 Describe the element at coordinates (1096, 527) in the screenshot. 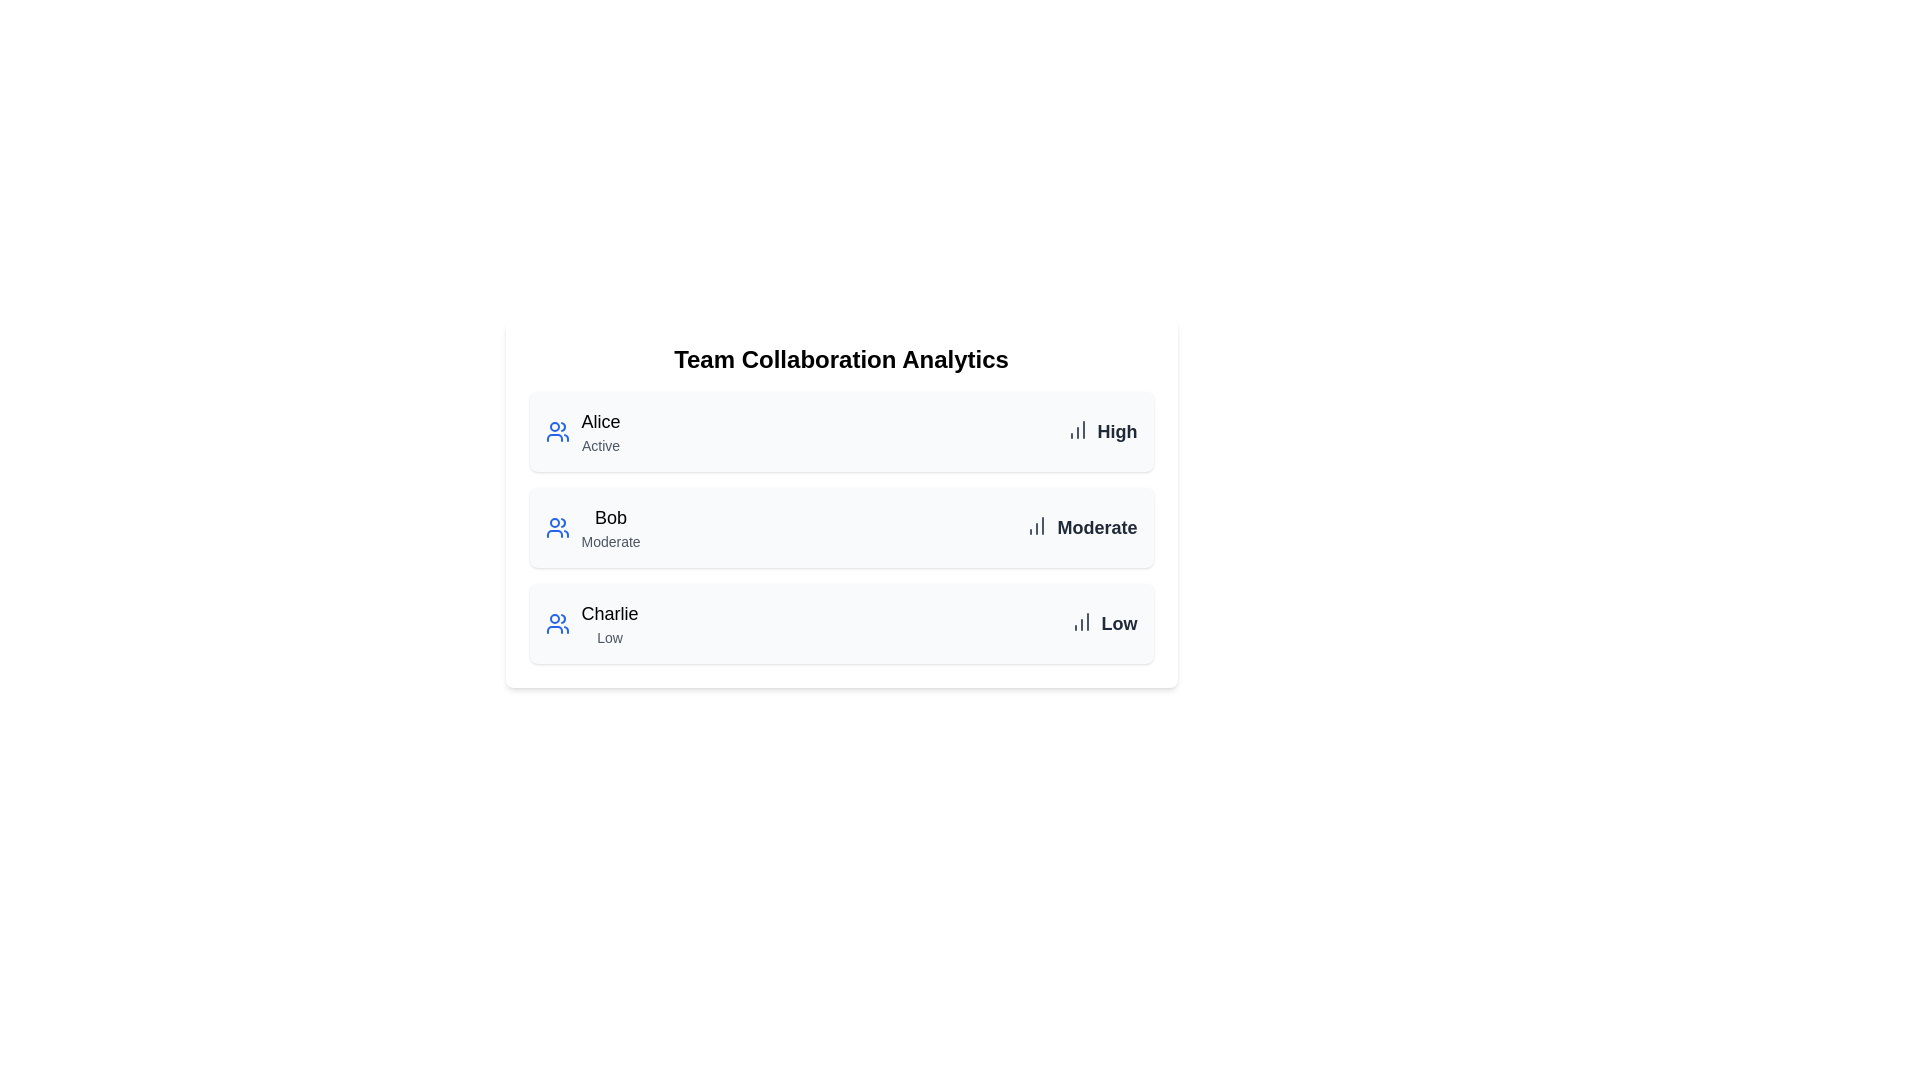

I see `the task count text for Bob` at that location.